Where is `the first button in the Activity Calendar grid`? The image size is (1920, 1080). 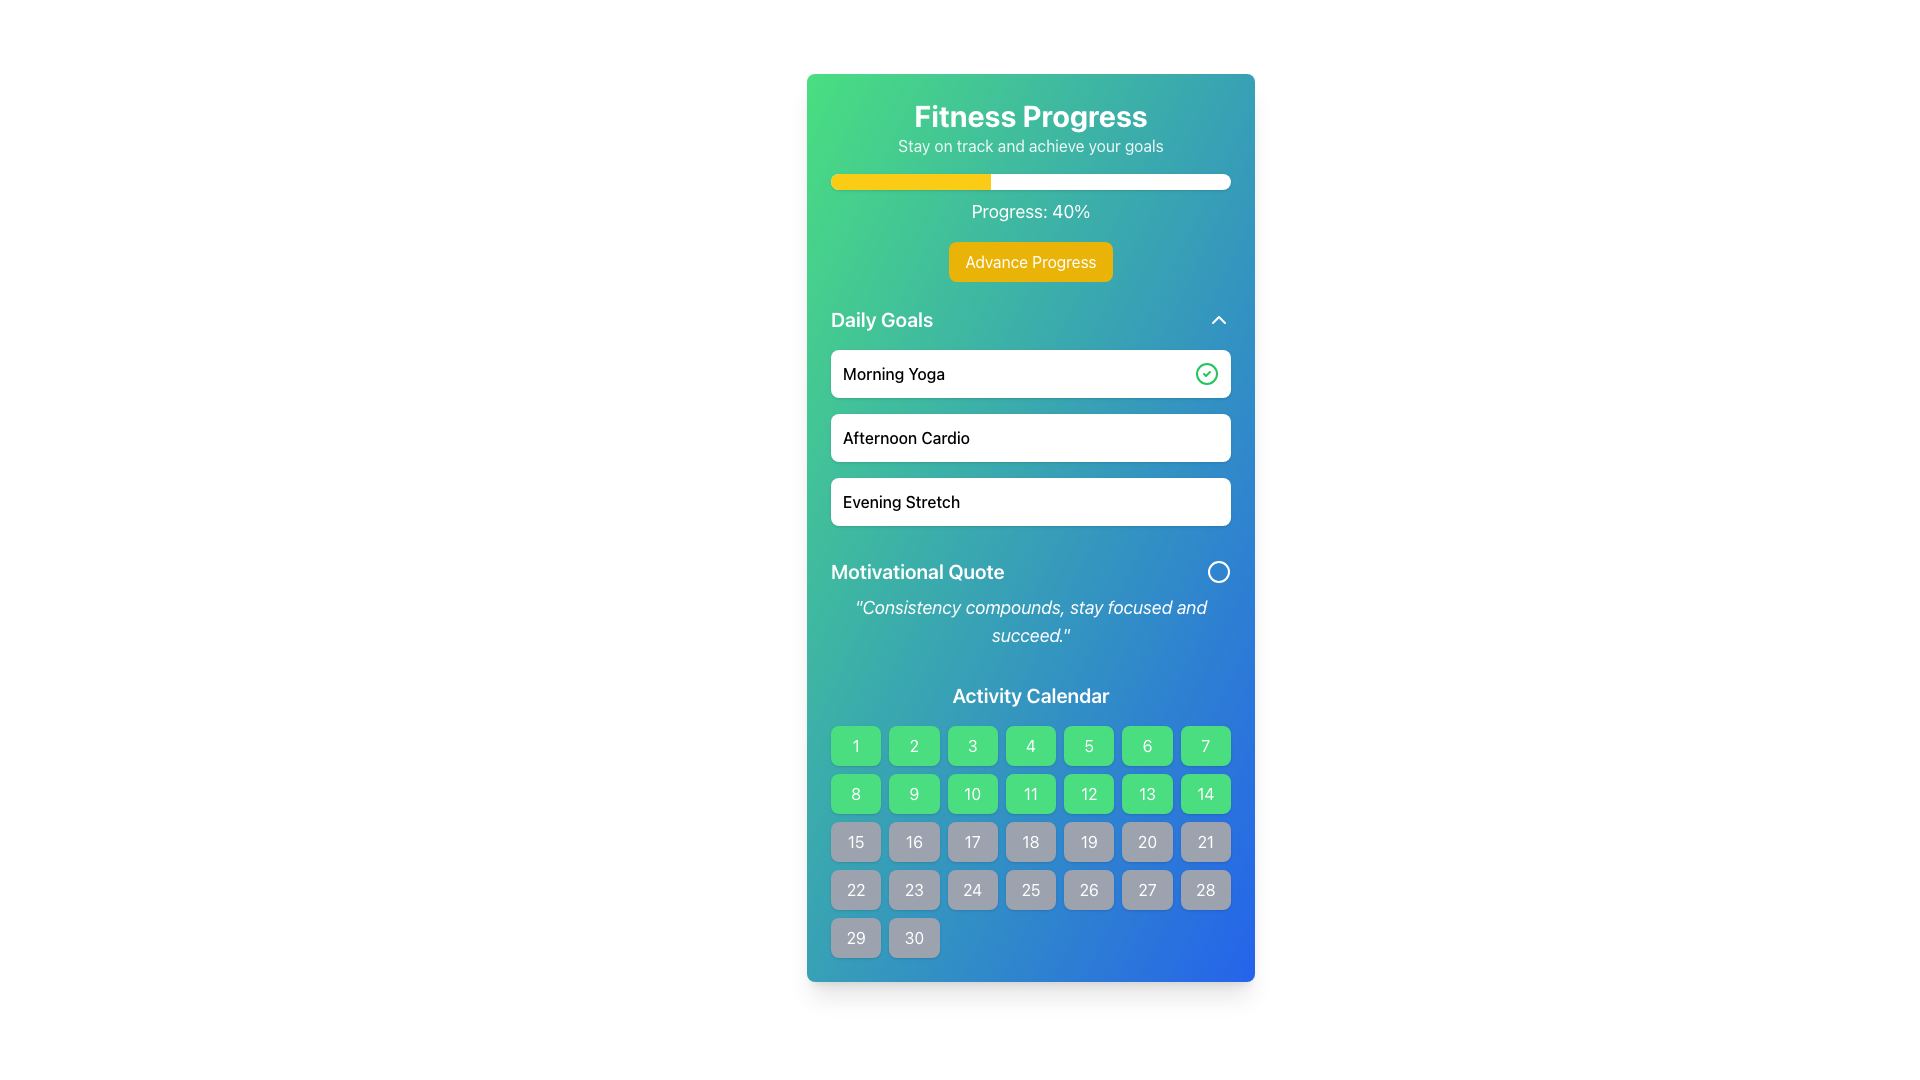 the first button in the Activity Calendar grid is located at coordinates (856, 745).